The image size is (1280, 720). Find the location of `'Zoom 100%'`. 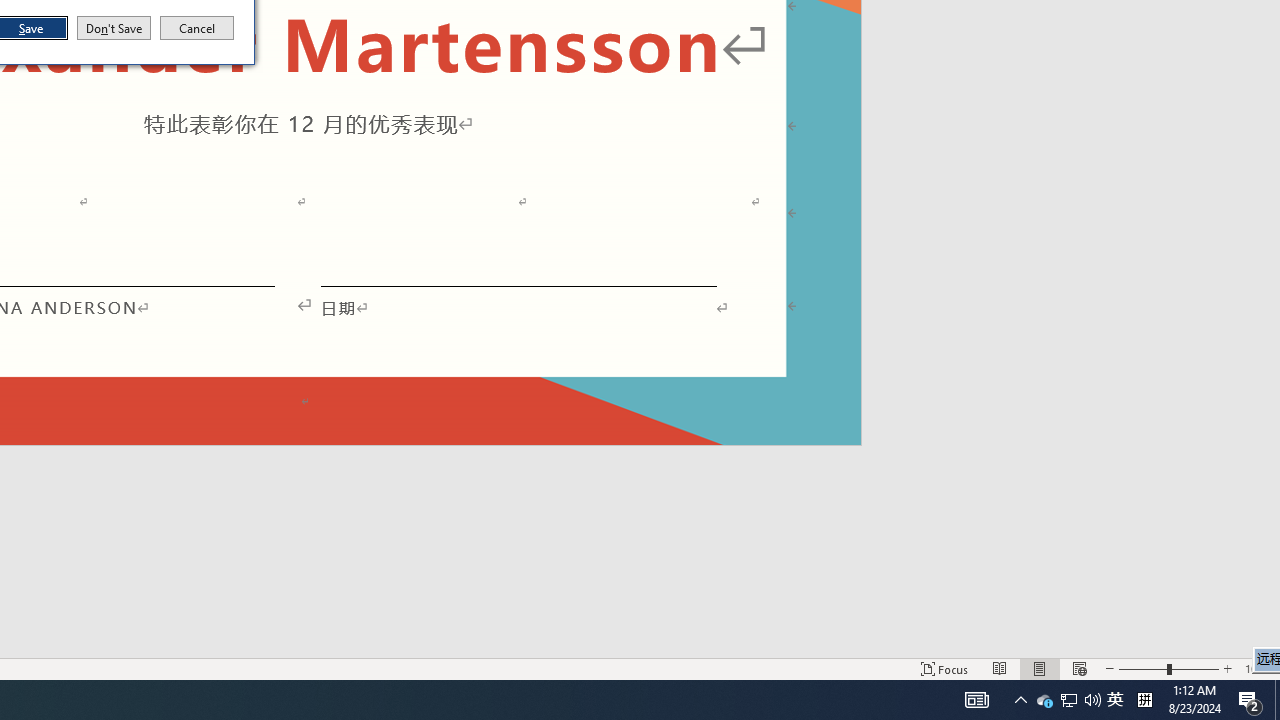

'Zoom 100%' is located at coordinates (1257, 669).